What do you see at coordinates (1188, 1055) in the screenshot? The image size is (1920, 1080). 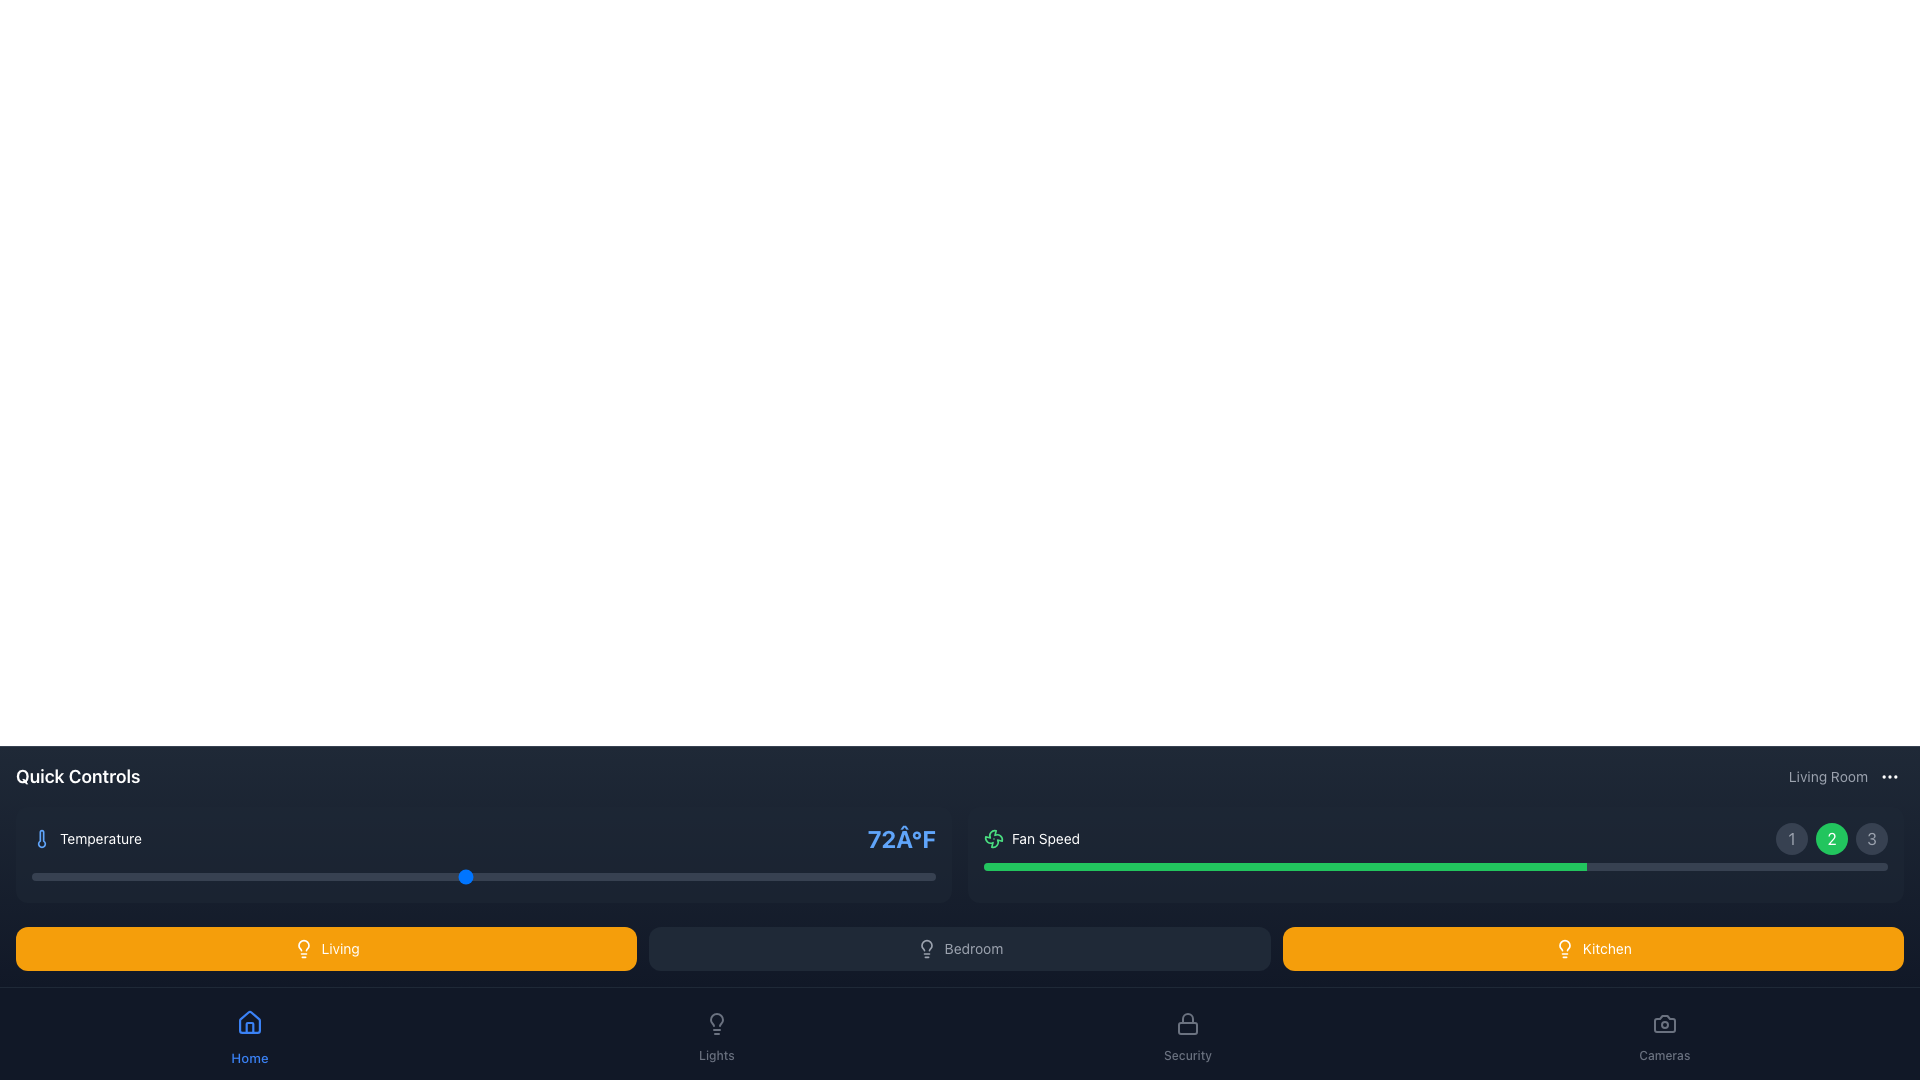 I see `the text label located in the footer navigation bar, which indicates the purpose of the interactive security-related icon (lock symbol)` at bounding box center [1188, 1055].